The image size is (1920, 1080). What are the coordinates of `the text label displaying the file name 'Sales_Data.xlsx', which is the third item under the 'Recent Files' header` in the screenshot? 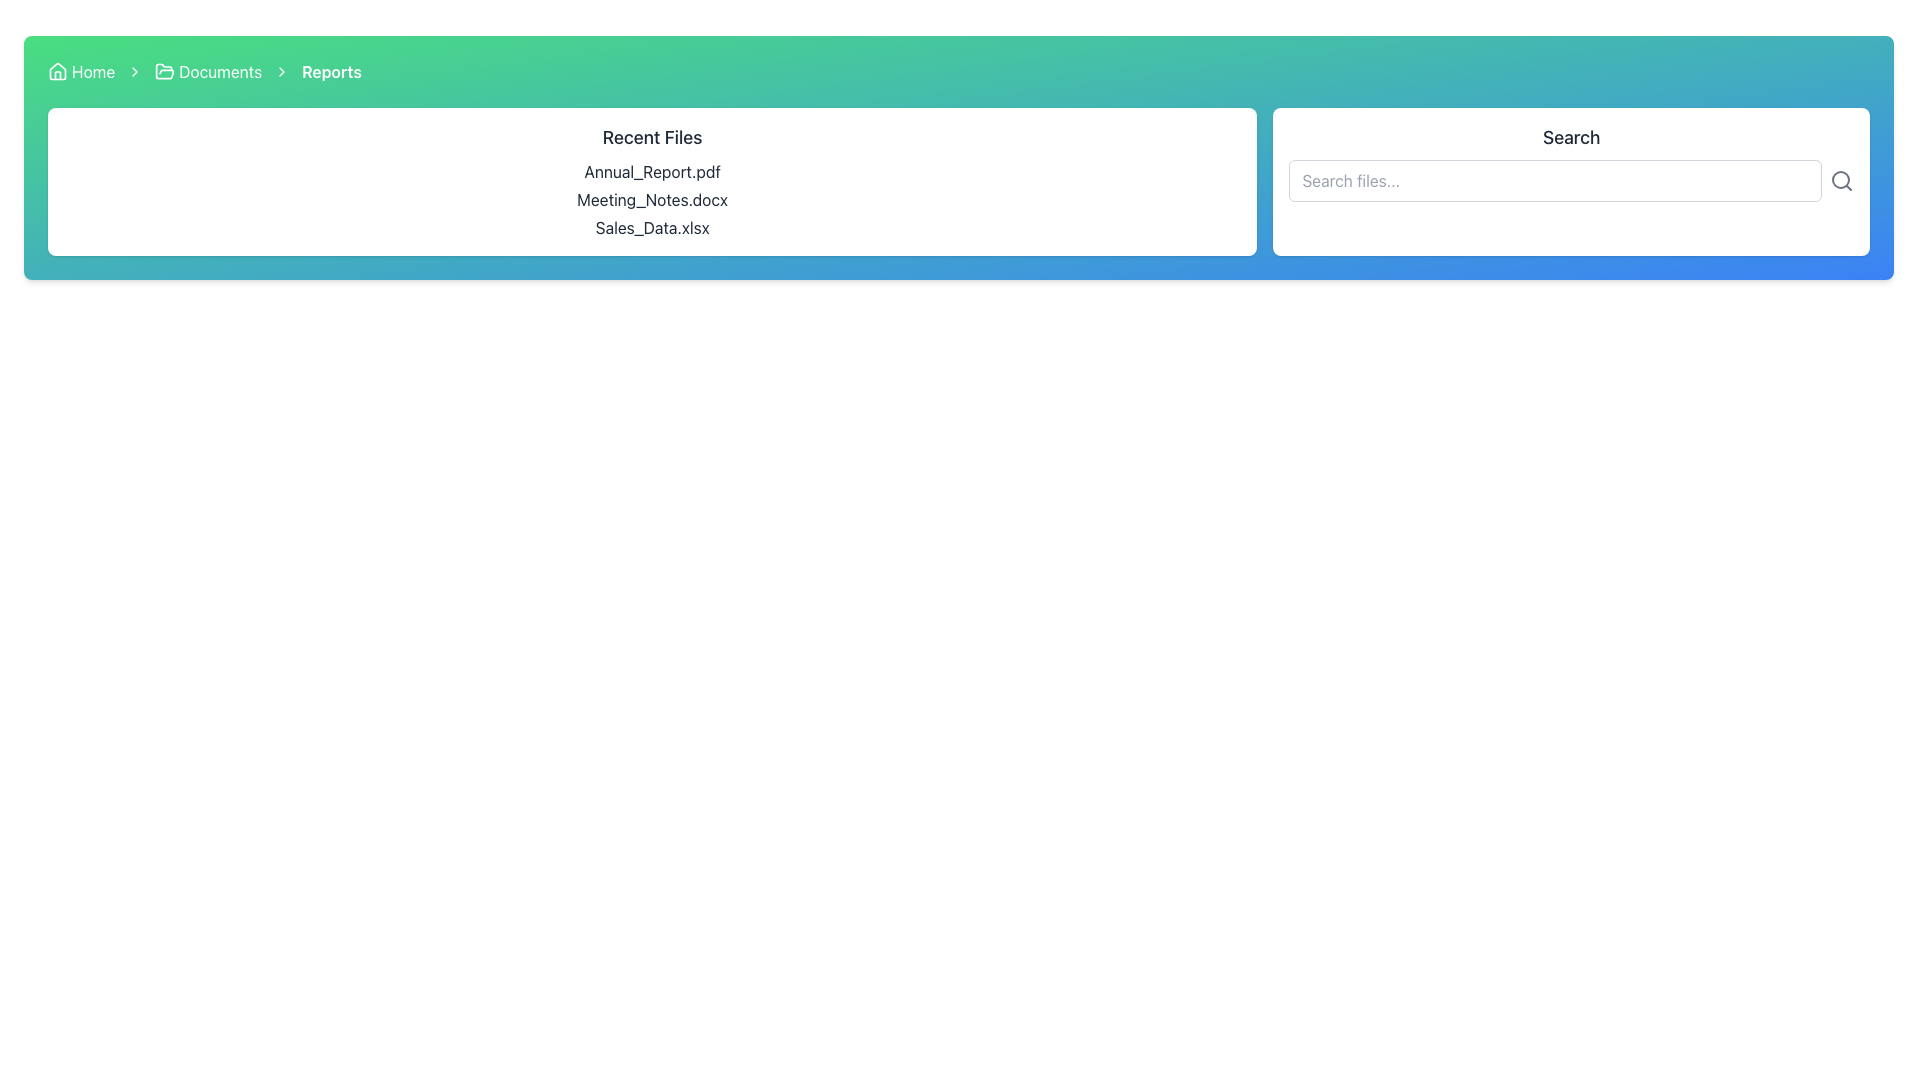 It's located at (652, 226).